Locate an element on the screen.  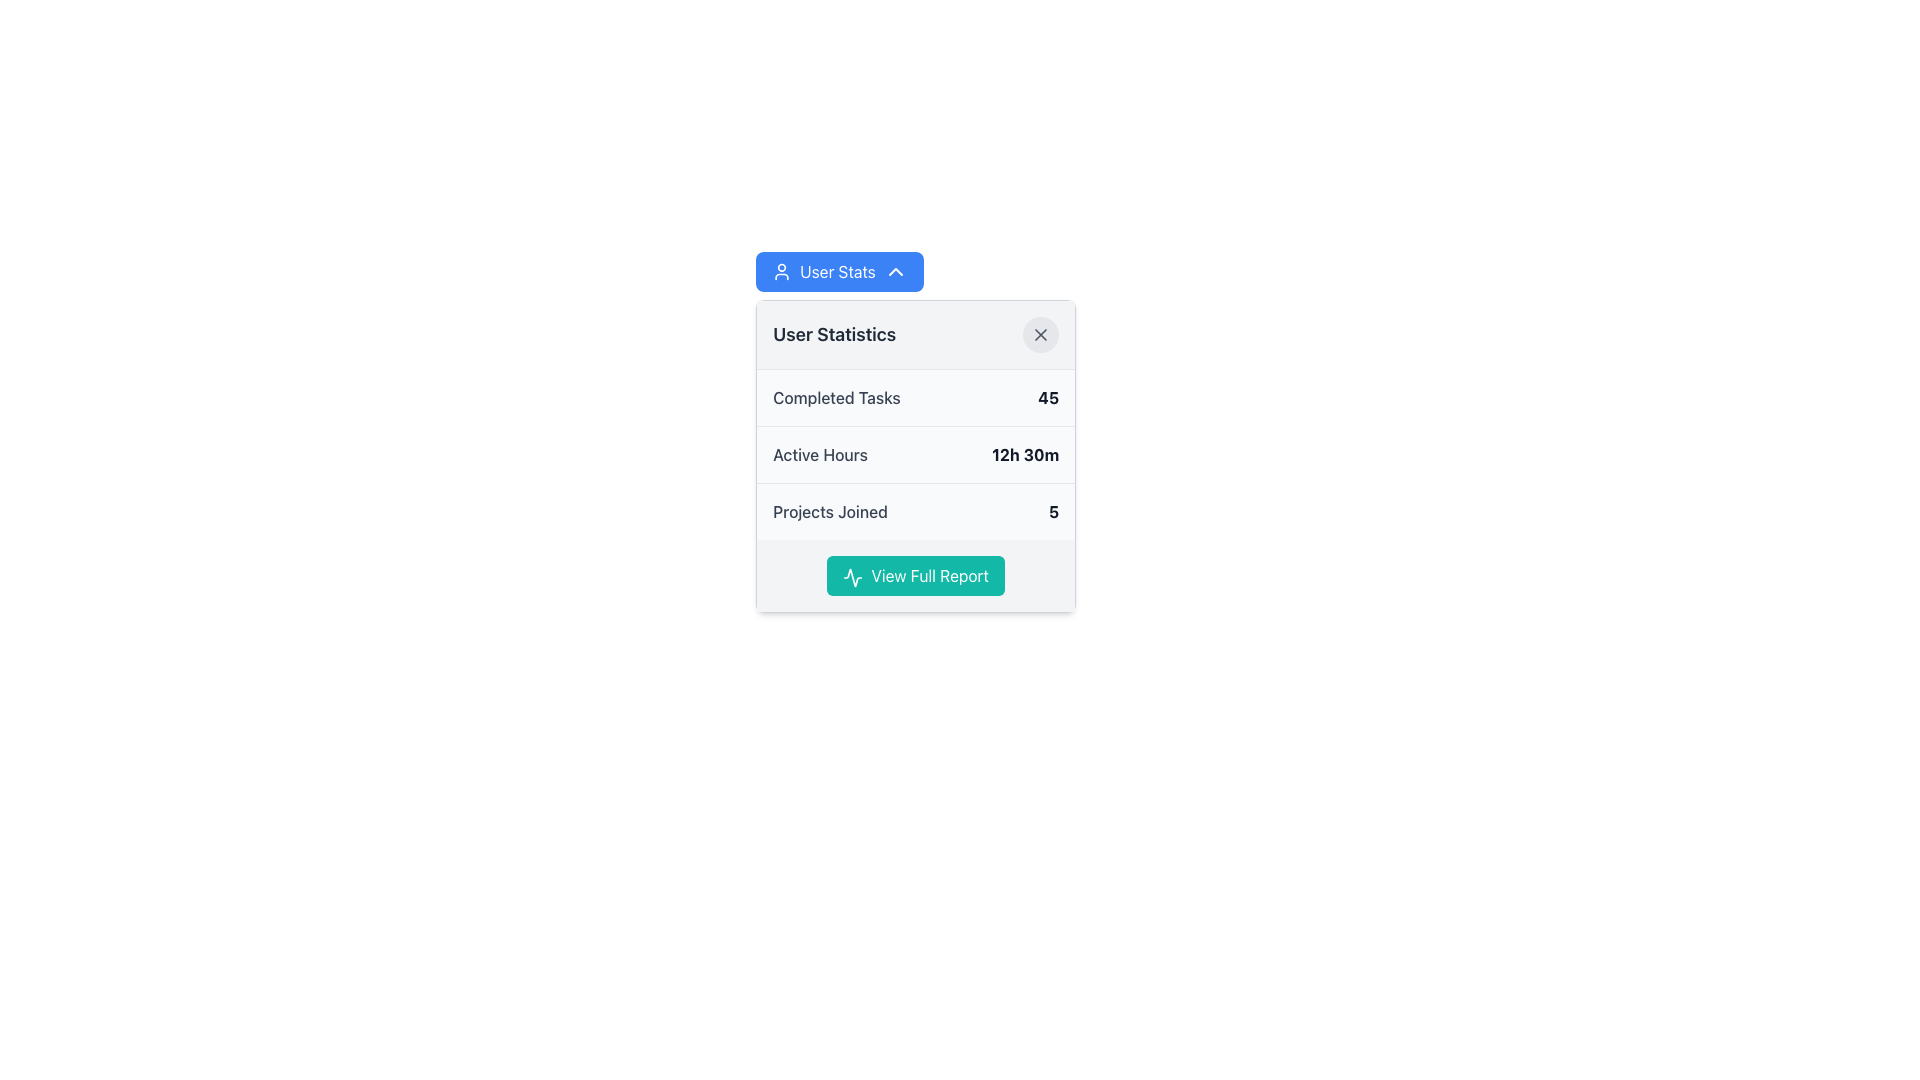
the waveform icon located to the left of the 'View Full Report' button, which is teal and styled minimally, positioned at the left edge of the button's text is located at coordinates (853, 577).